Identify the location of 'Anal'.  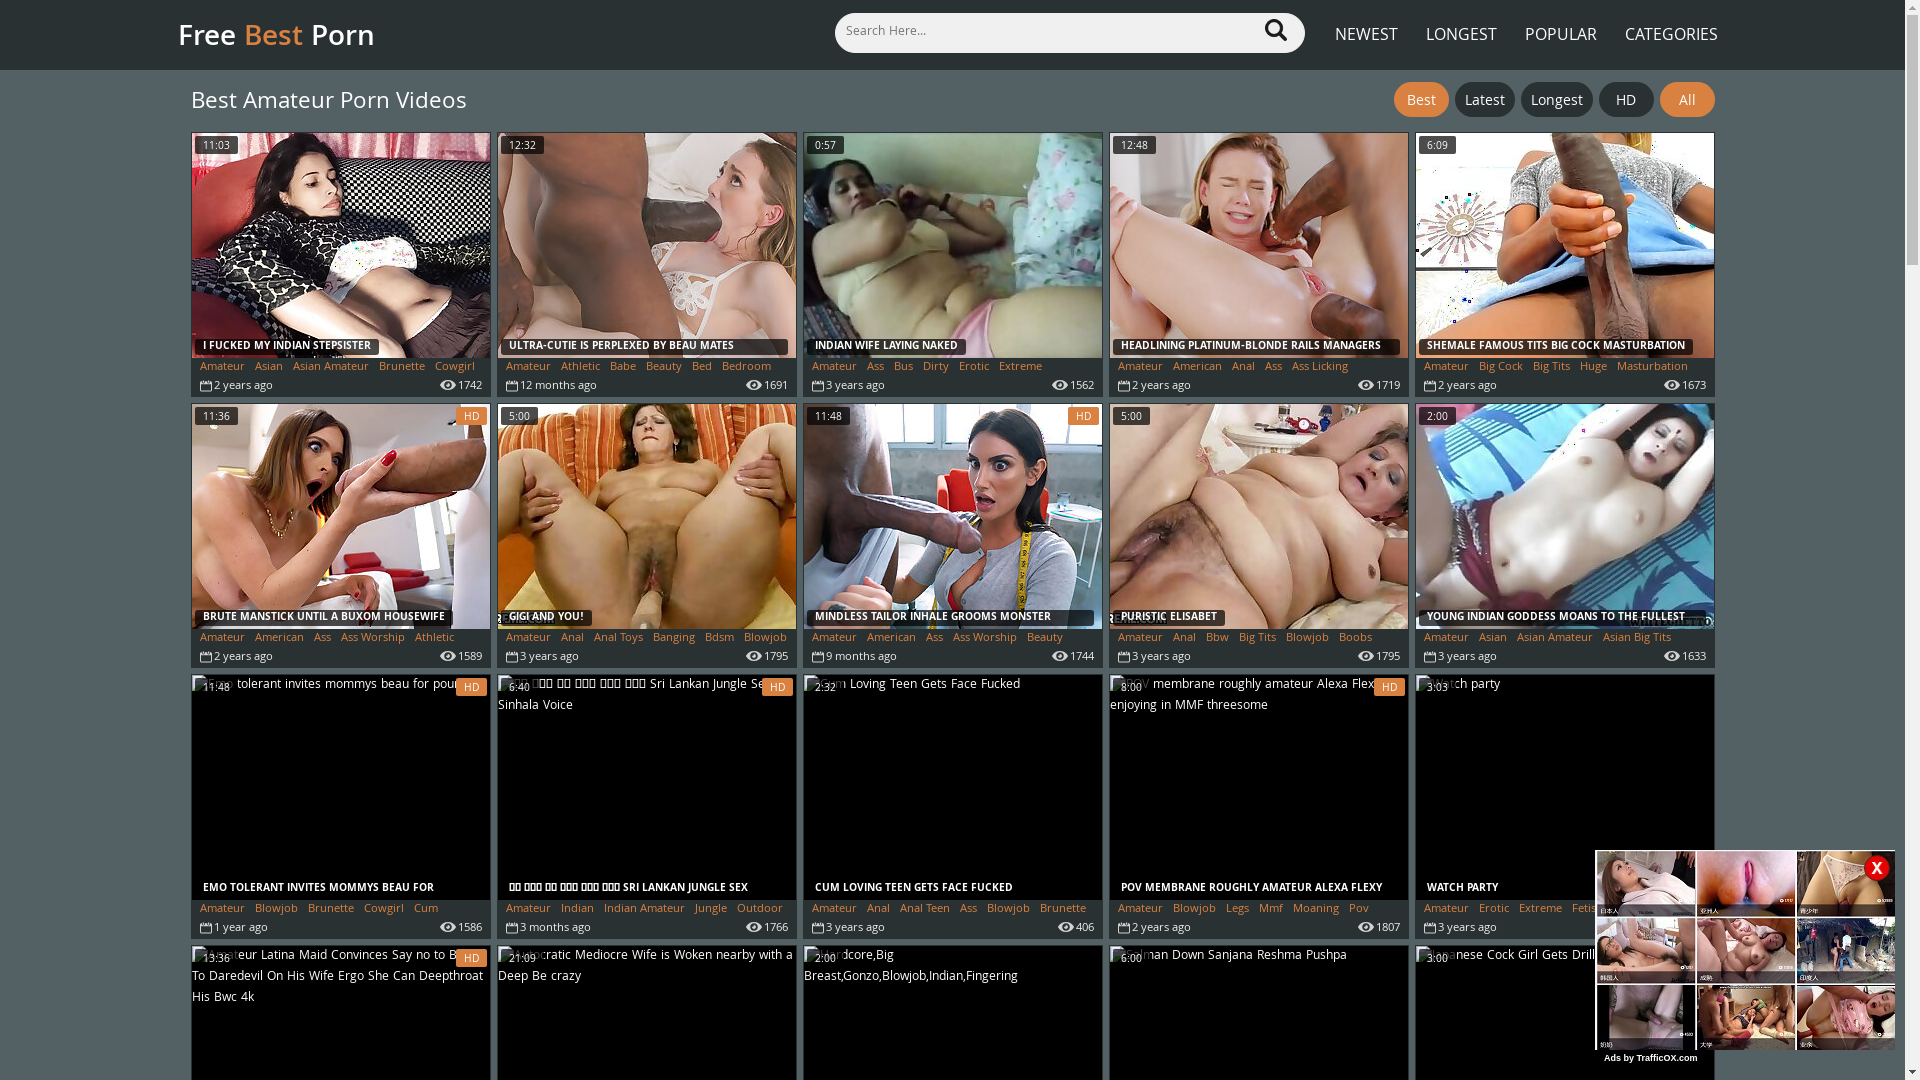
(1242, 367).